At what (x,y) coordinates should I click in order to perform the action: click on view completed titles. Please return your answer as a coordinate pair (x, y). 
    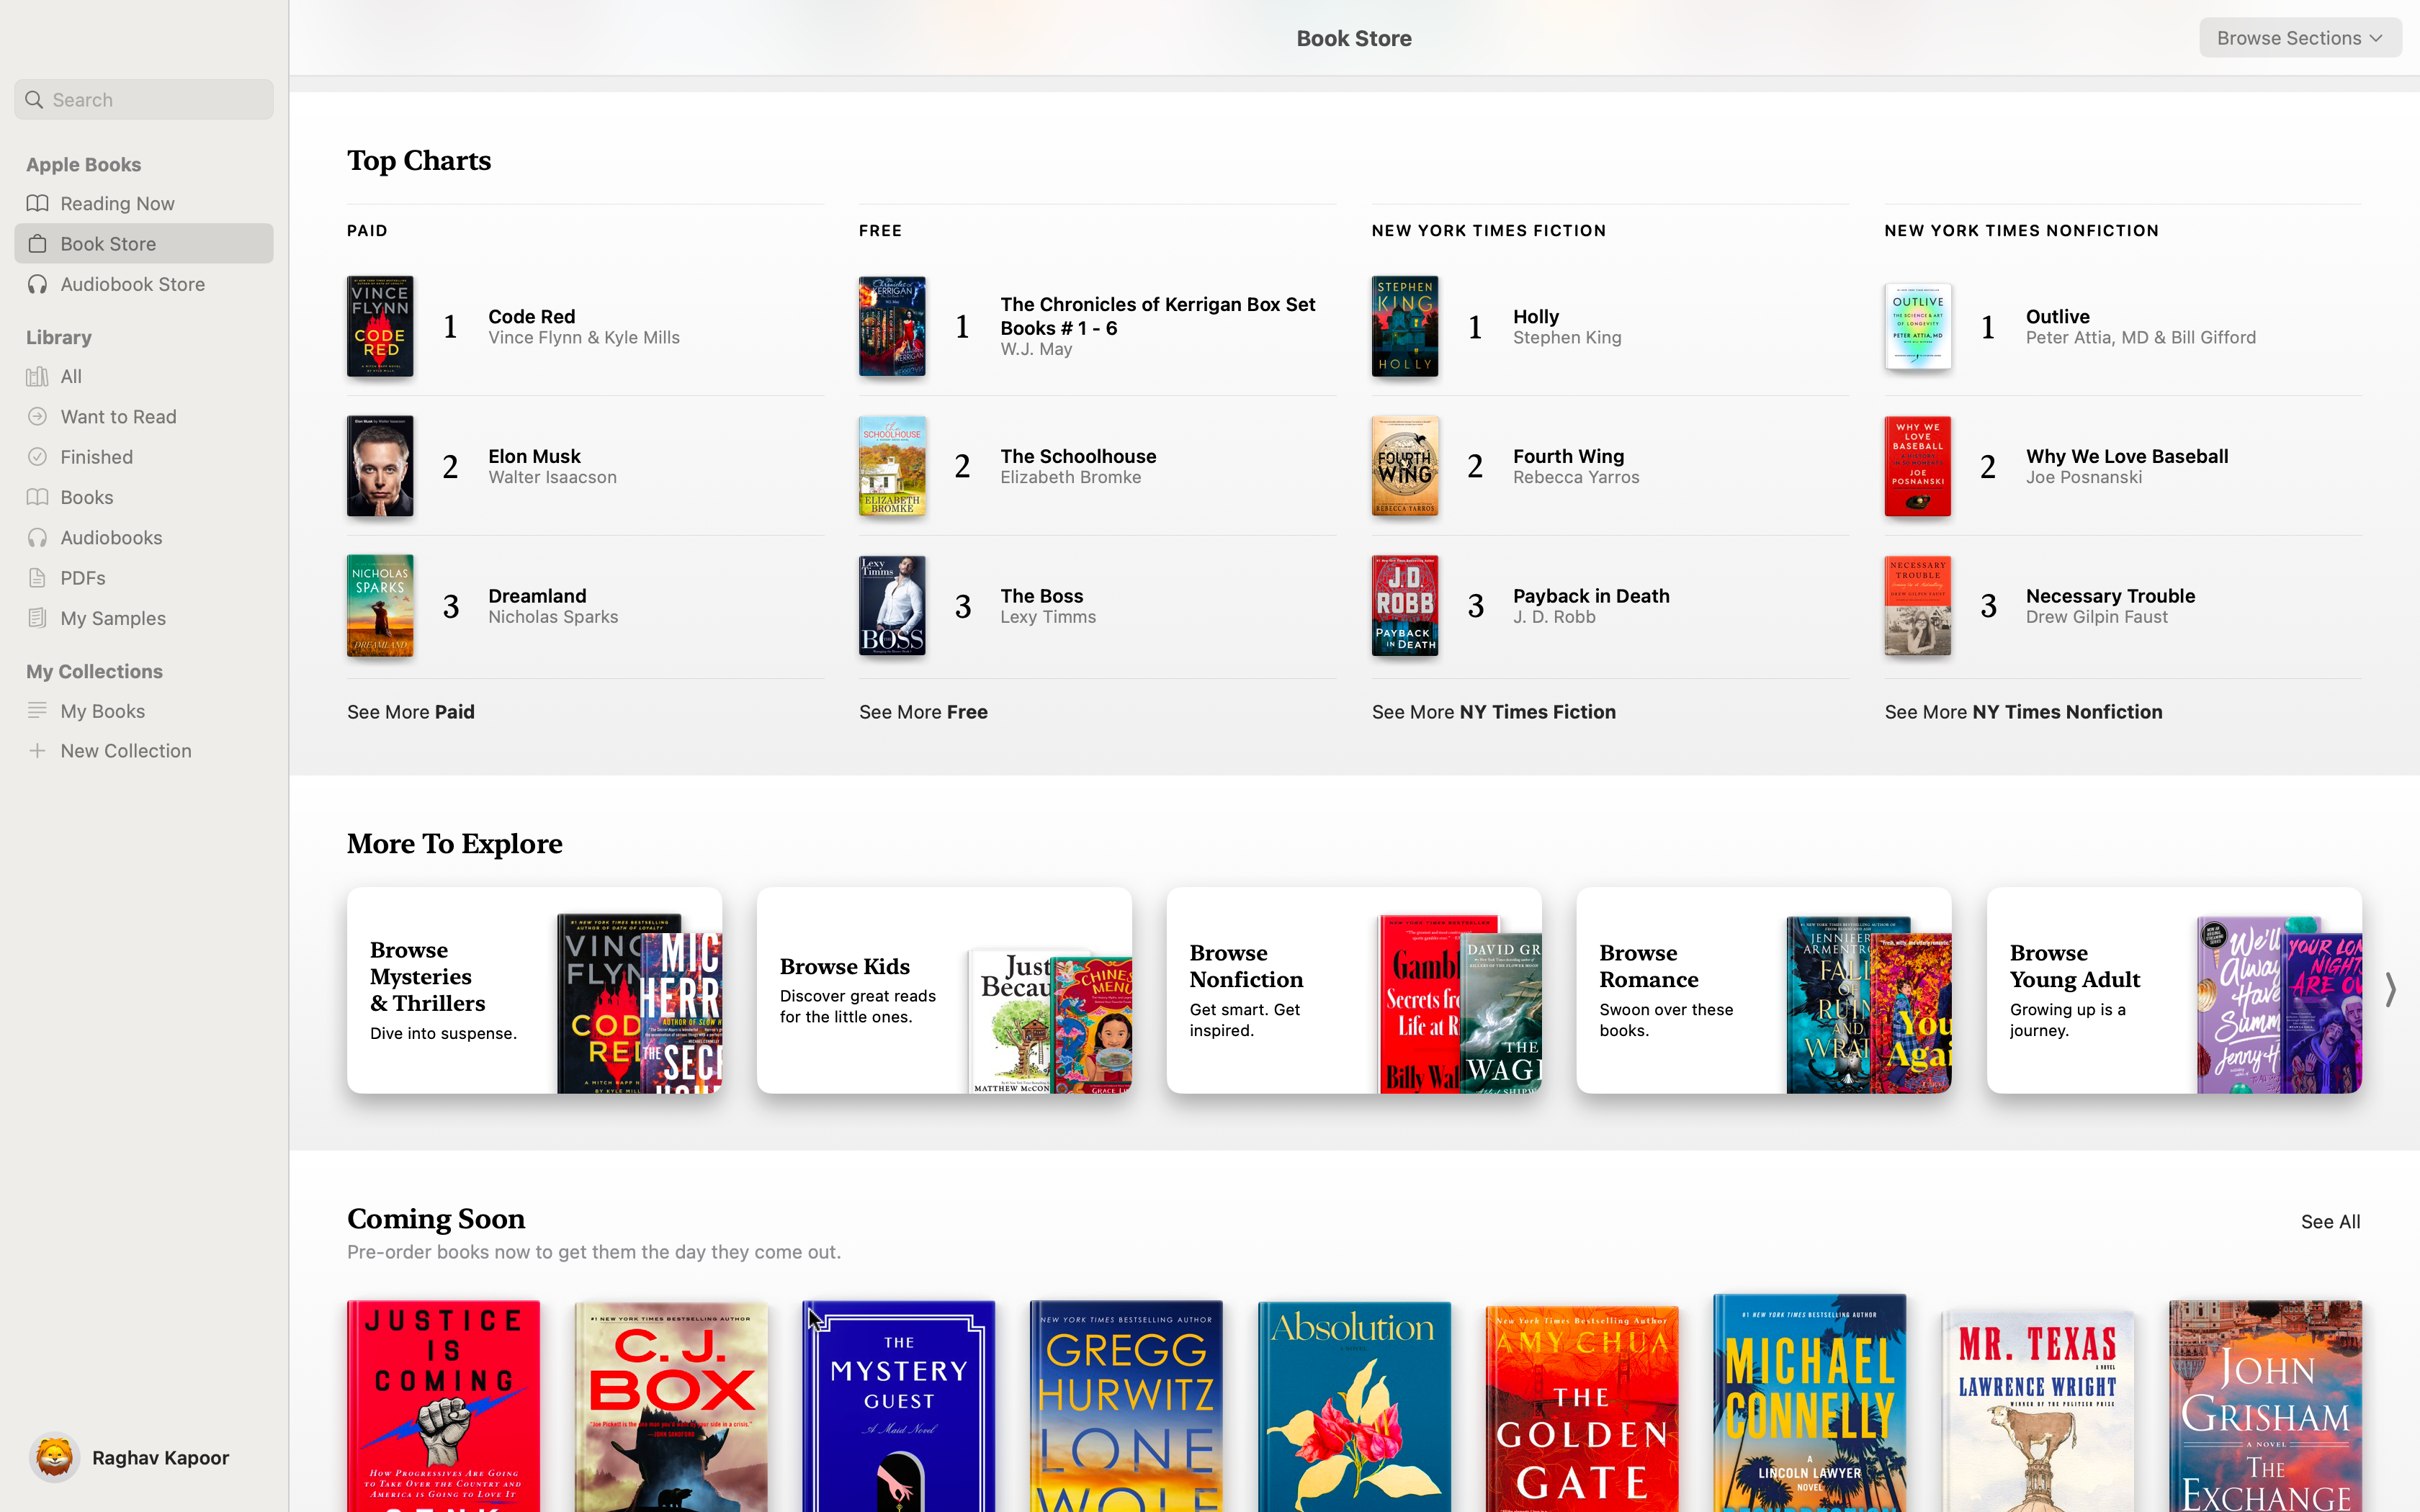
    Looking at the image, I should click on (4553230, 1687392).